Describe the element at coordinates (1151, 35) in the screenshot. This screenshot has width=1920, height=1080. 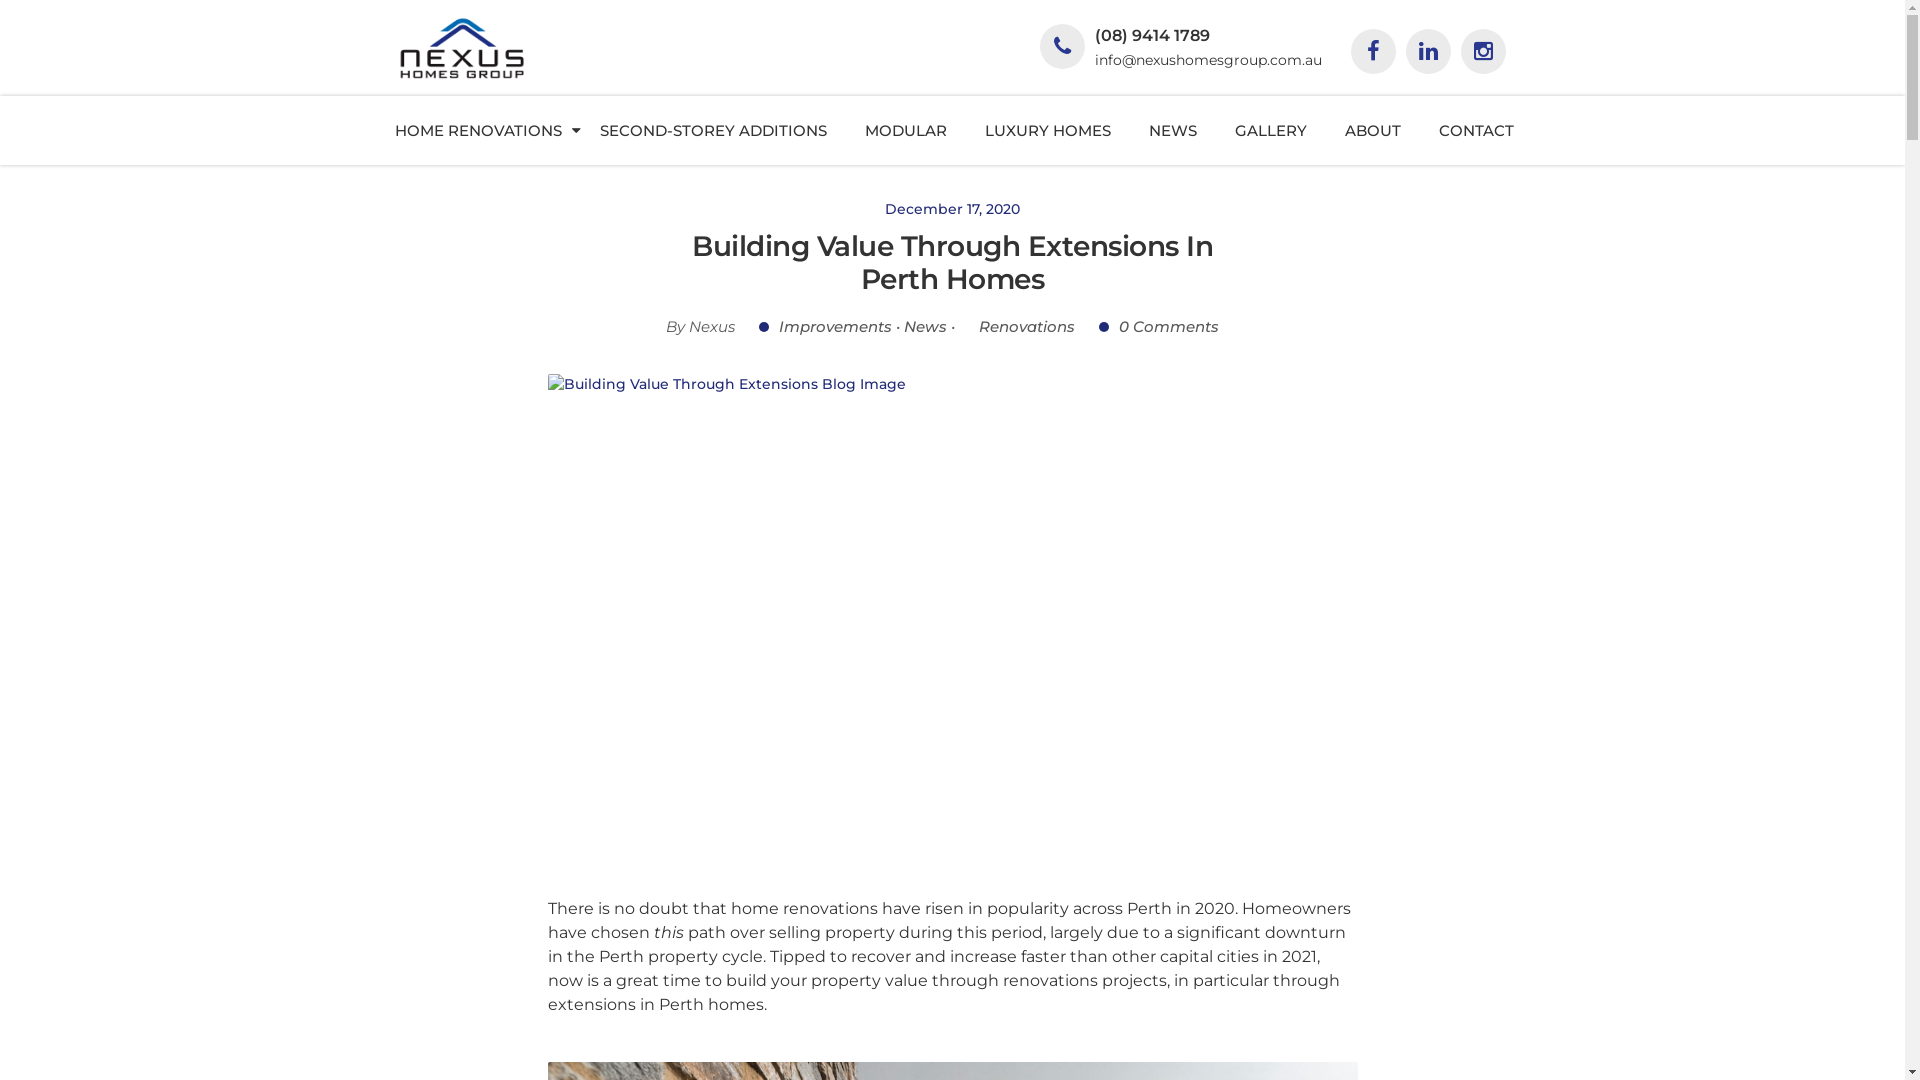
I see `'(08) 9414 1789'` at that location.